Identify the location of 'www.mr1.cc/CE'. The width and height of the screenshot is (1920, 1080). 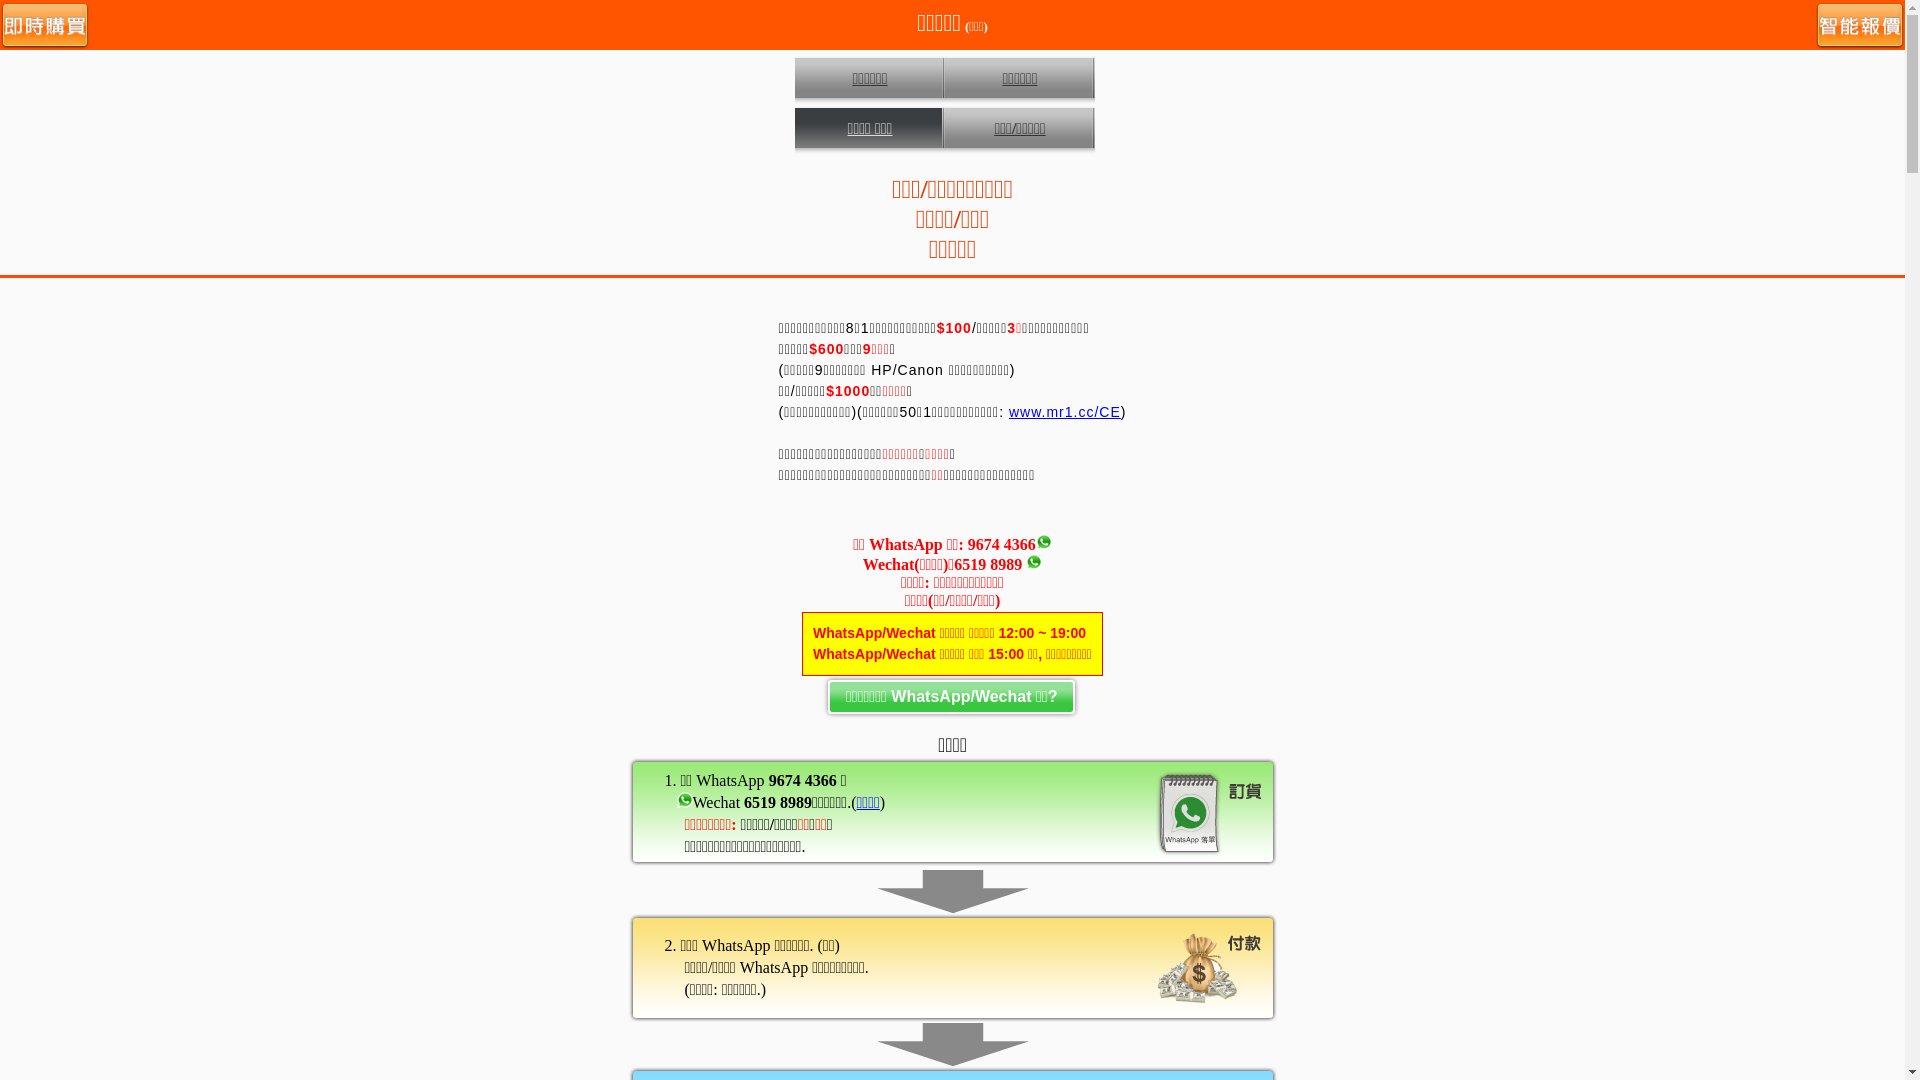
(1064, 411).